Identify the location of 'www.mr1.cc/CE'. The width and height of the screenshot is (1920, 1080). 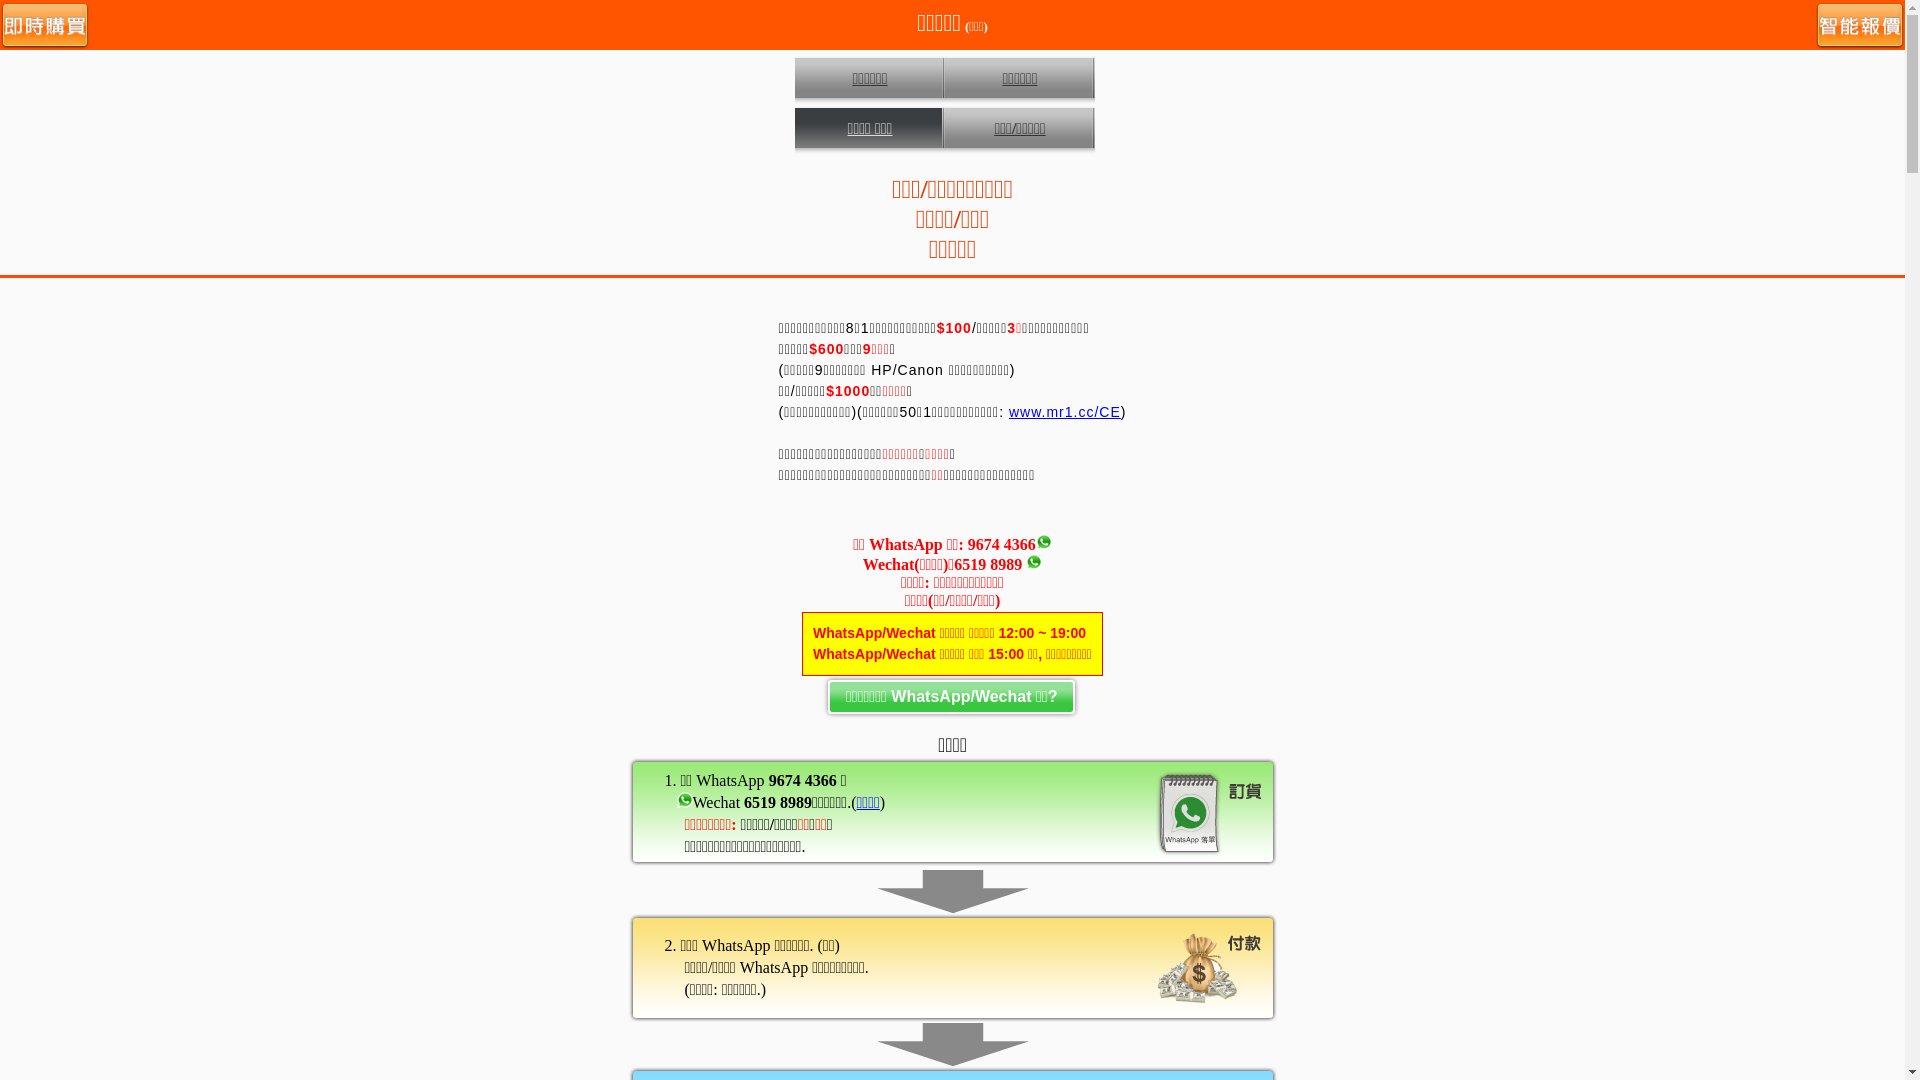
(1064, 411).